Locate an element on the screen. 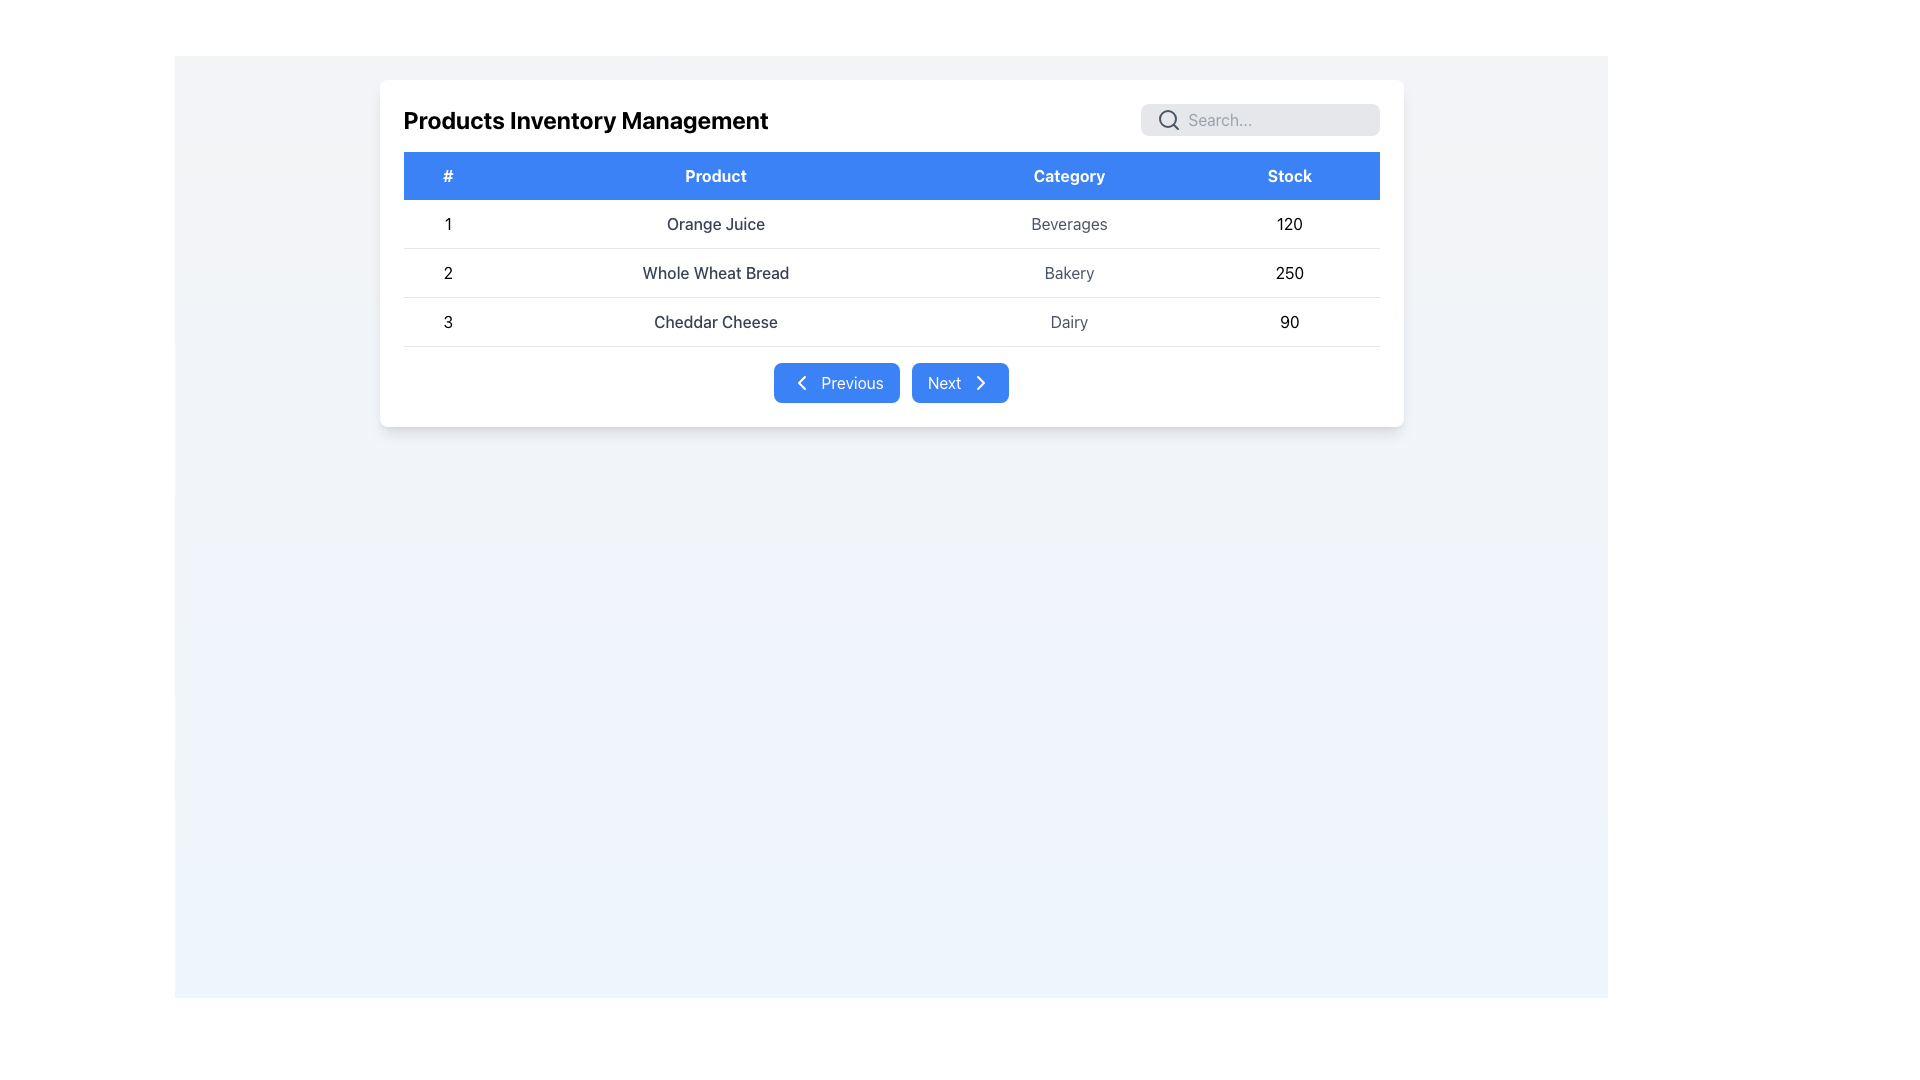  the numerical label displaying the digit '1' is located at coordinates (447, 224).